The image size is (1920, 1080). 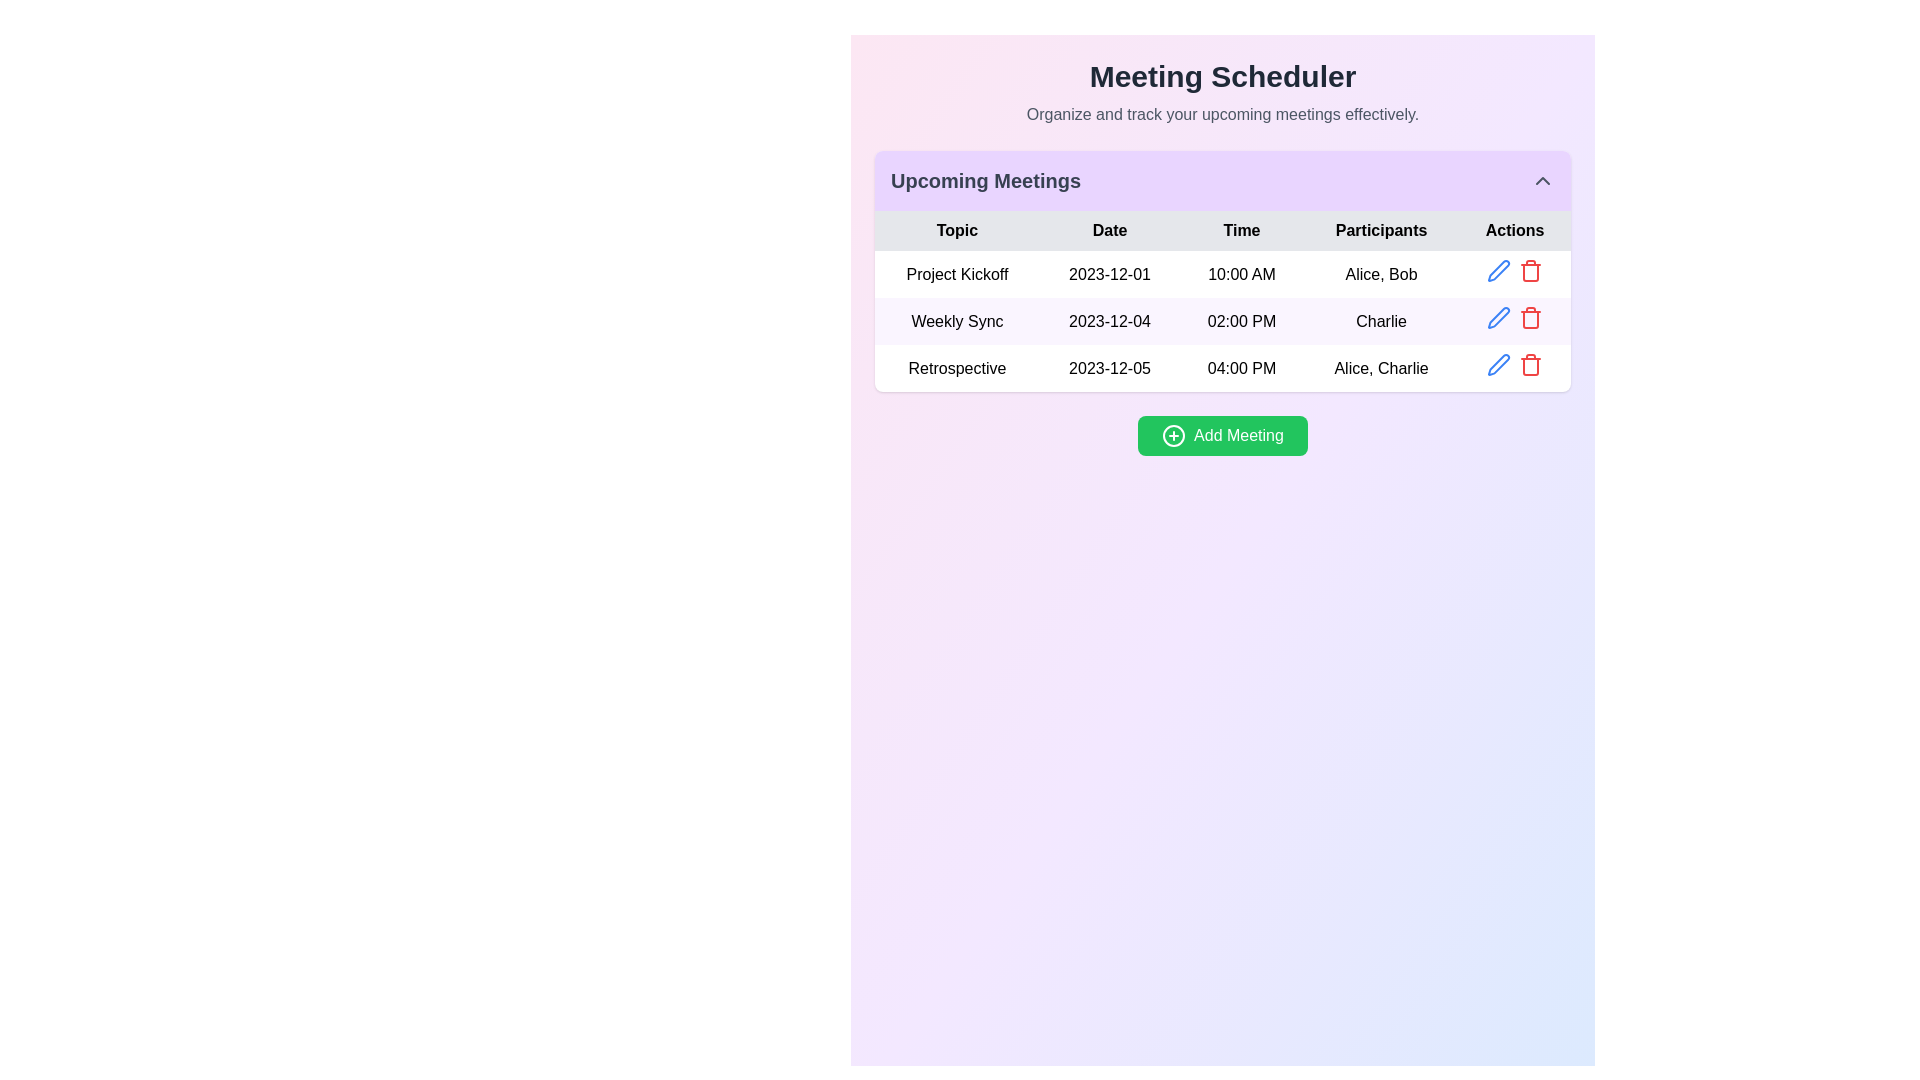 What do you see at coordinates (956, 368) in the screenshot?
I see `the static text element labeled 'Retrospective' in the 'Upcoming Meetings' table, located in the first column of the third row` at bounding box center [956, 368].